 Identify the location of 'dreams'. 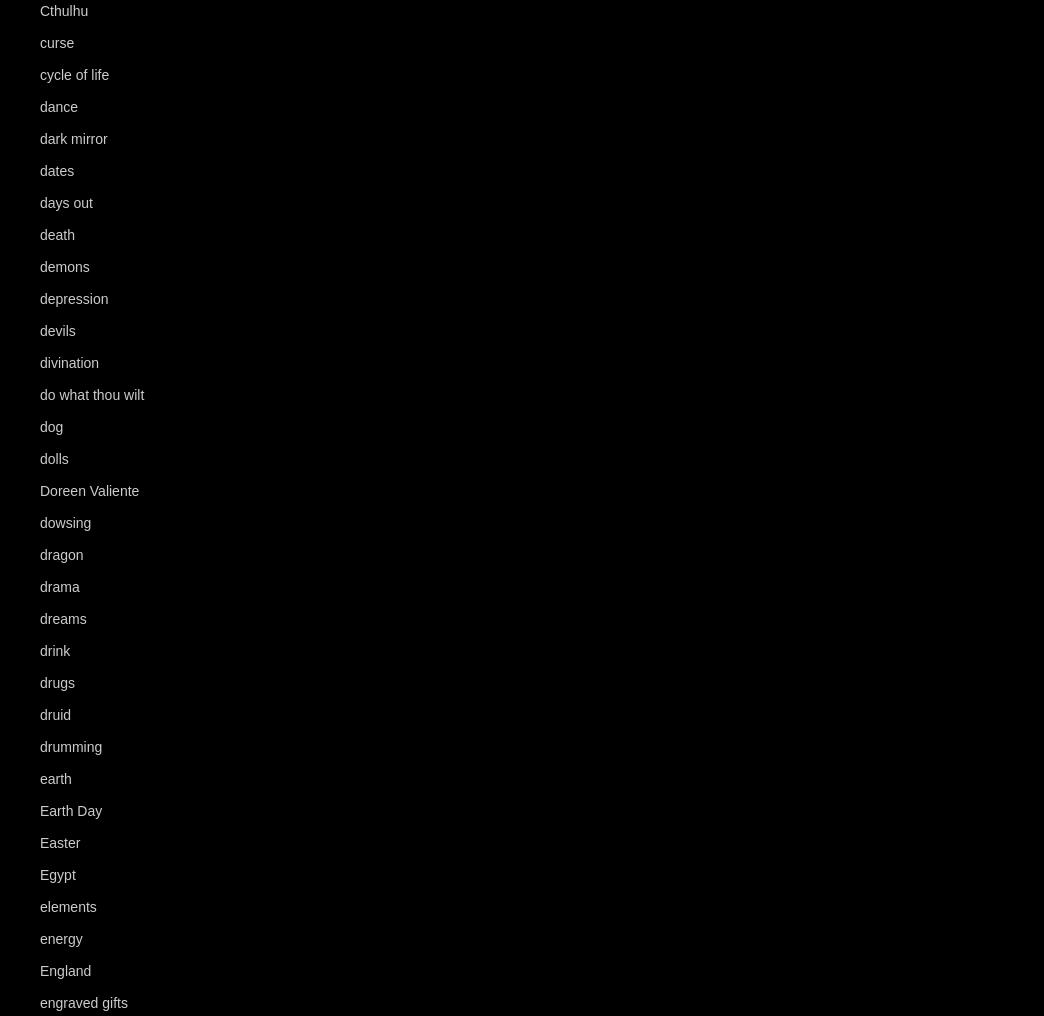
(61, 619).